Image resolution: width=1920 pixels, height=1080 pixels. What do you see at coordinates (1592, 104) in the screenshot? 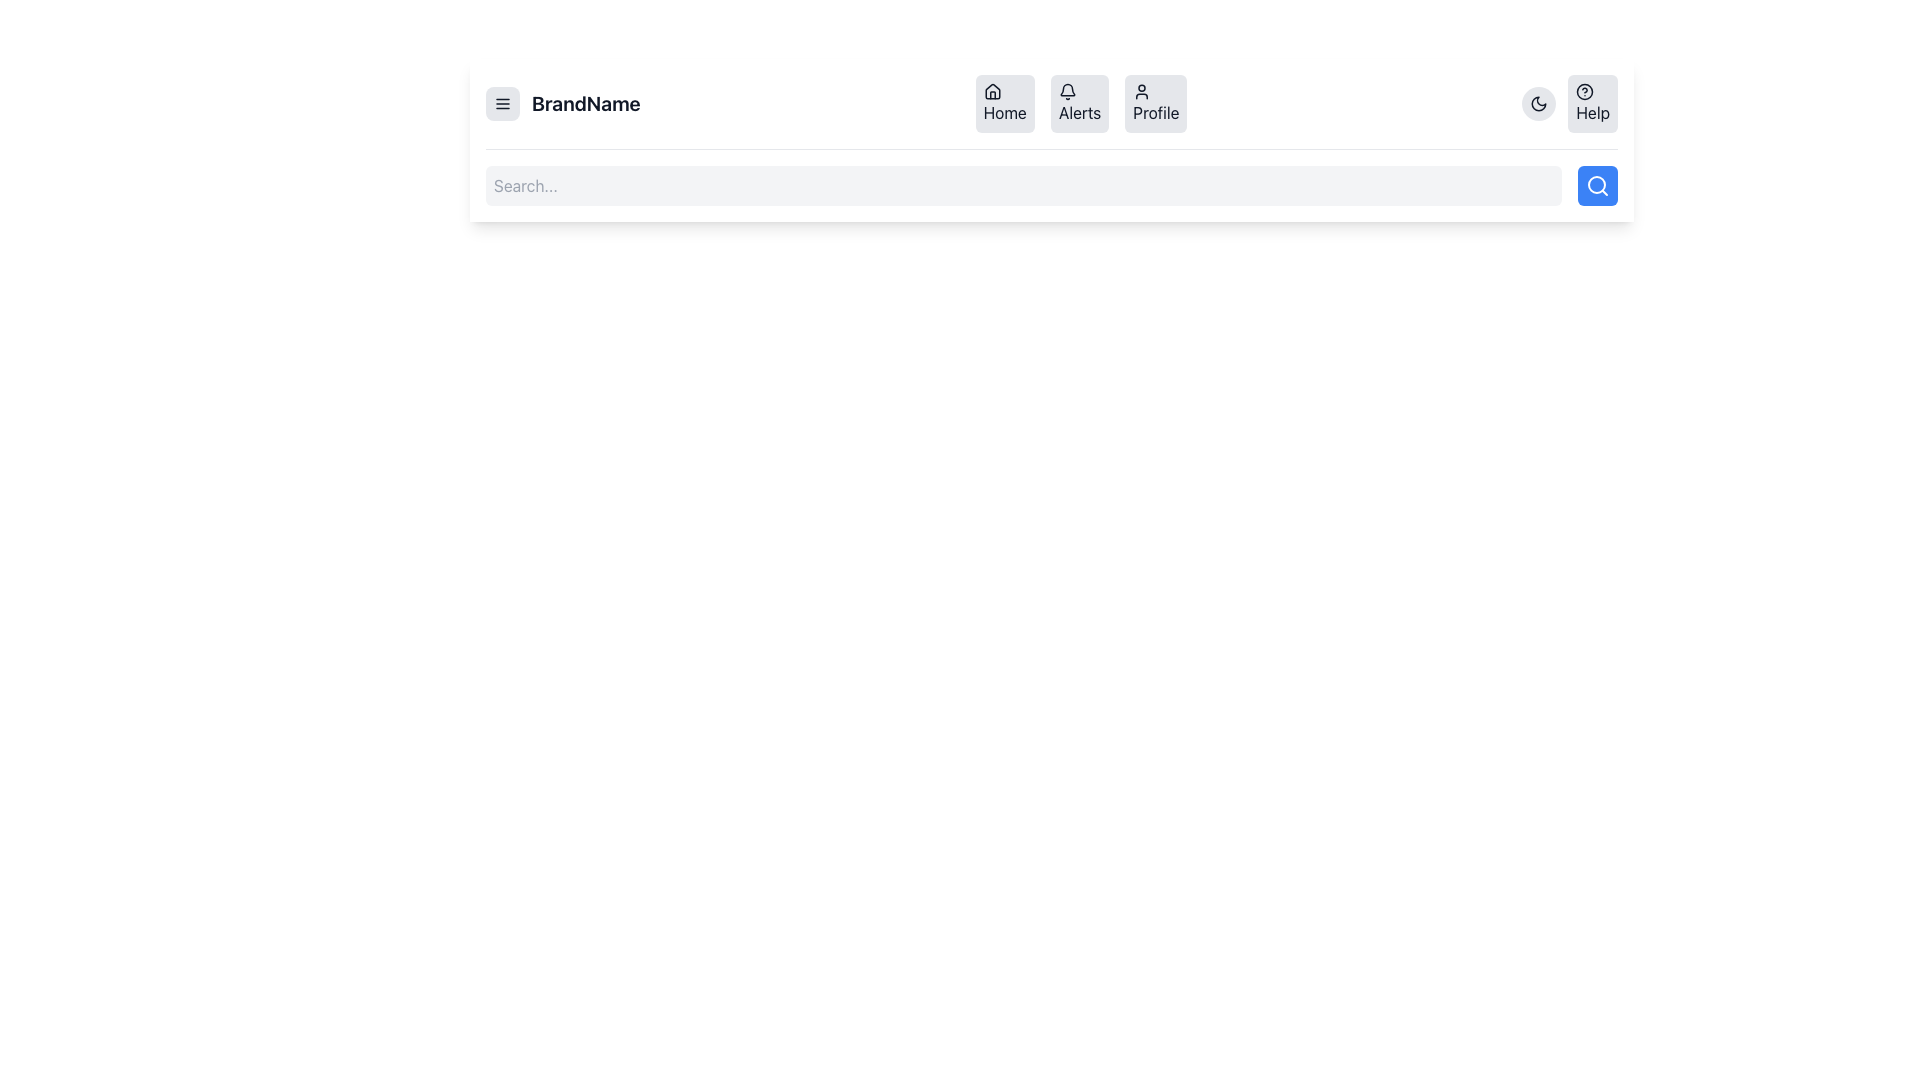
I see `the rounded rectangular 'Help' button with a light gray background and a black question mark icon` at bounding box center [1592, 104].